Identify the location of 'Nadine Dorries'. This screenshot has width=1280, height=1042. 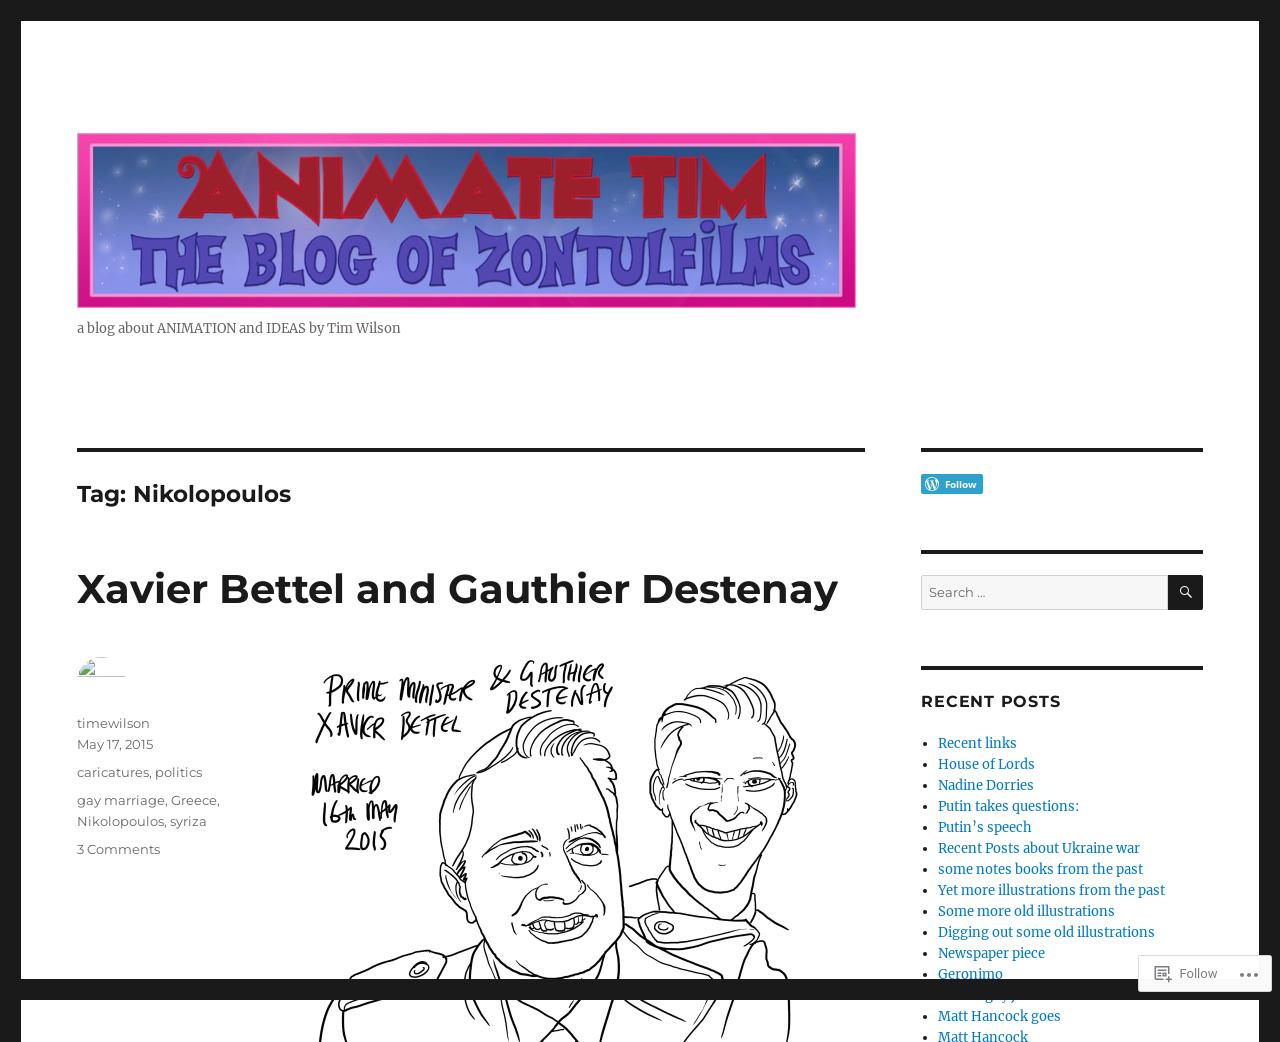
(984, 785).